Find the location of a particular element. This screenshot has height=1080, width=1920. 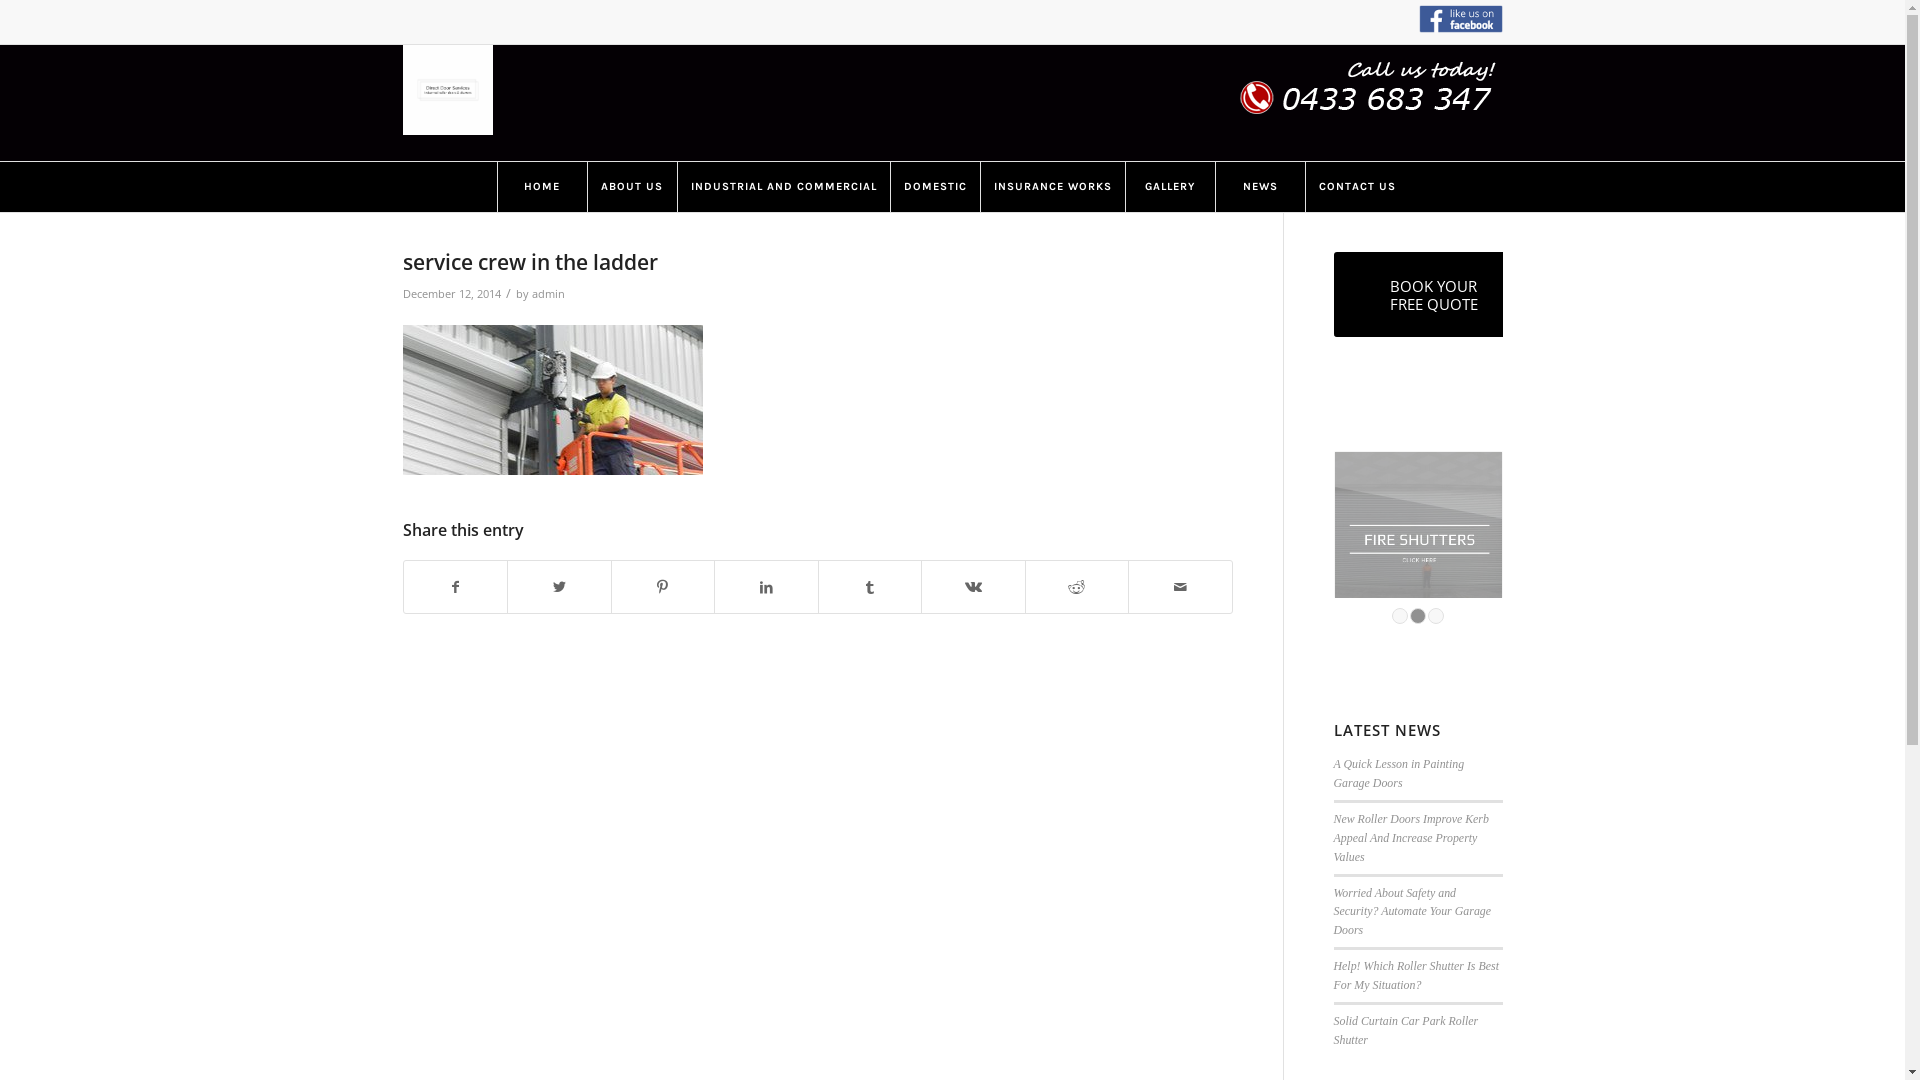

'NEWS' is located at coordinates (1257, 186).